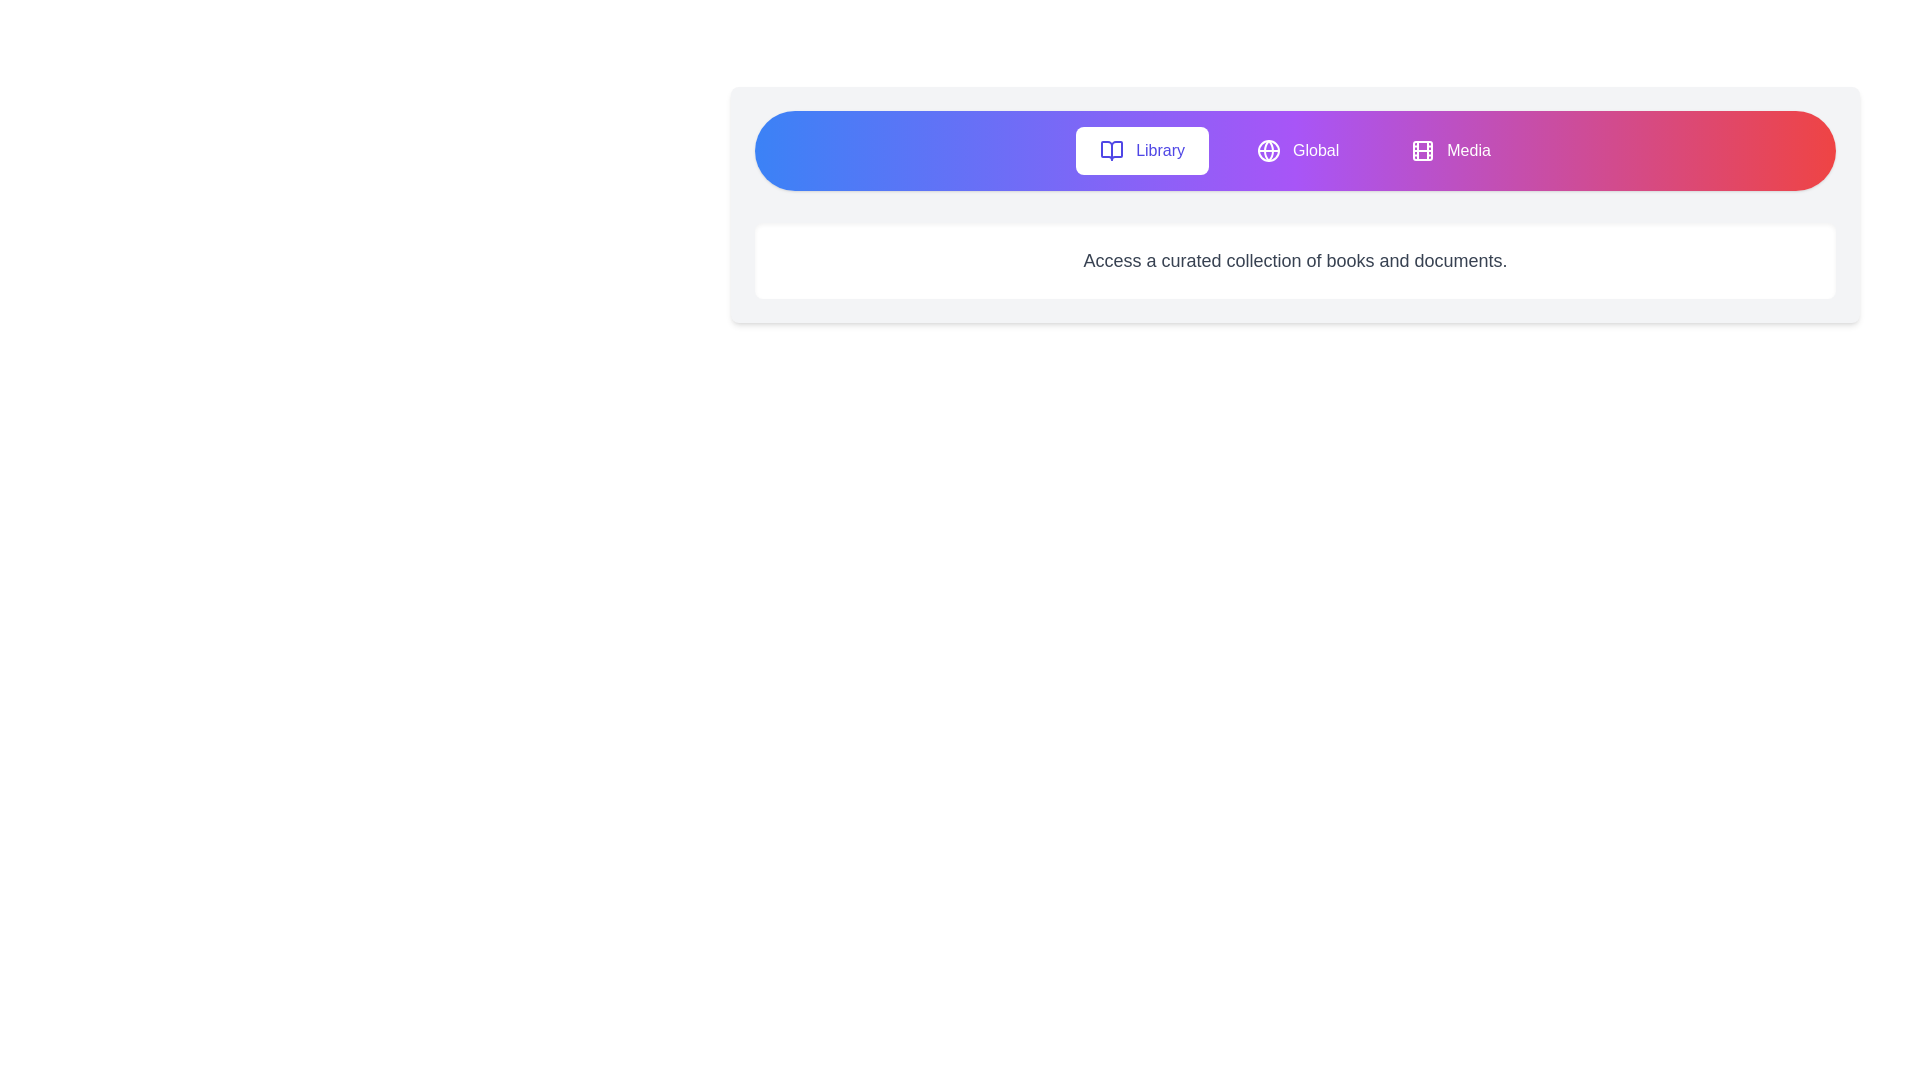  What do you see at coordinates (1298, 149) in the screenshot?
I see `the tab button labeled Global` at bounding box center [1298, 149].